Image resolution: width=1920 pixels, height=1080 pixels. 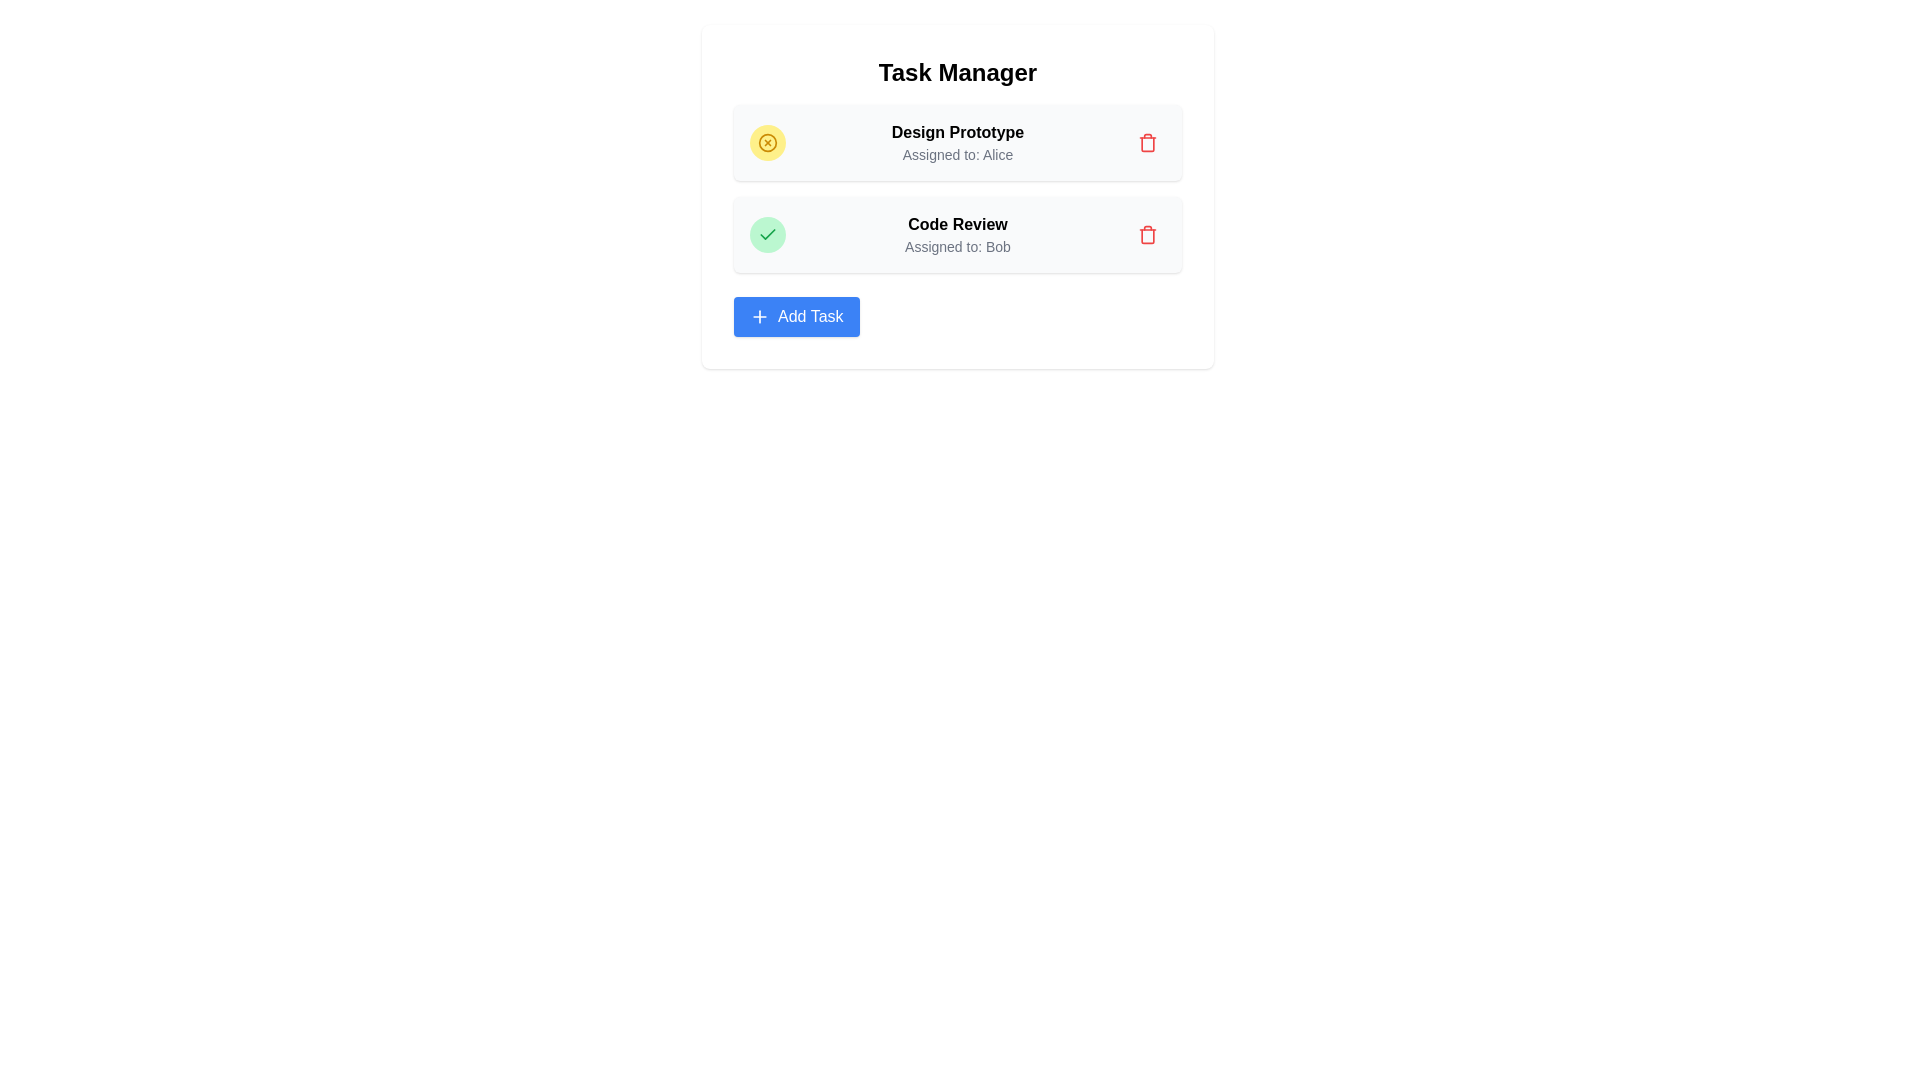 What do you see at coordinates (1147, 143) in the screenshot?
I see `the body of the trash icon, which visually represents a delete or remove action in the task manager interface` at bounding box center [1147, 143].